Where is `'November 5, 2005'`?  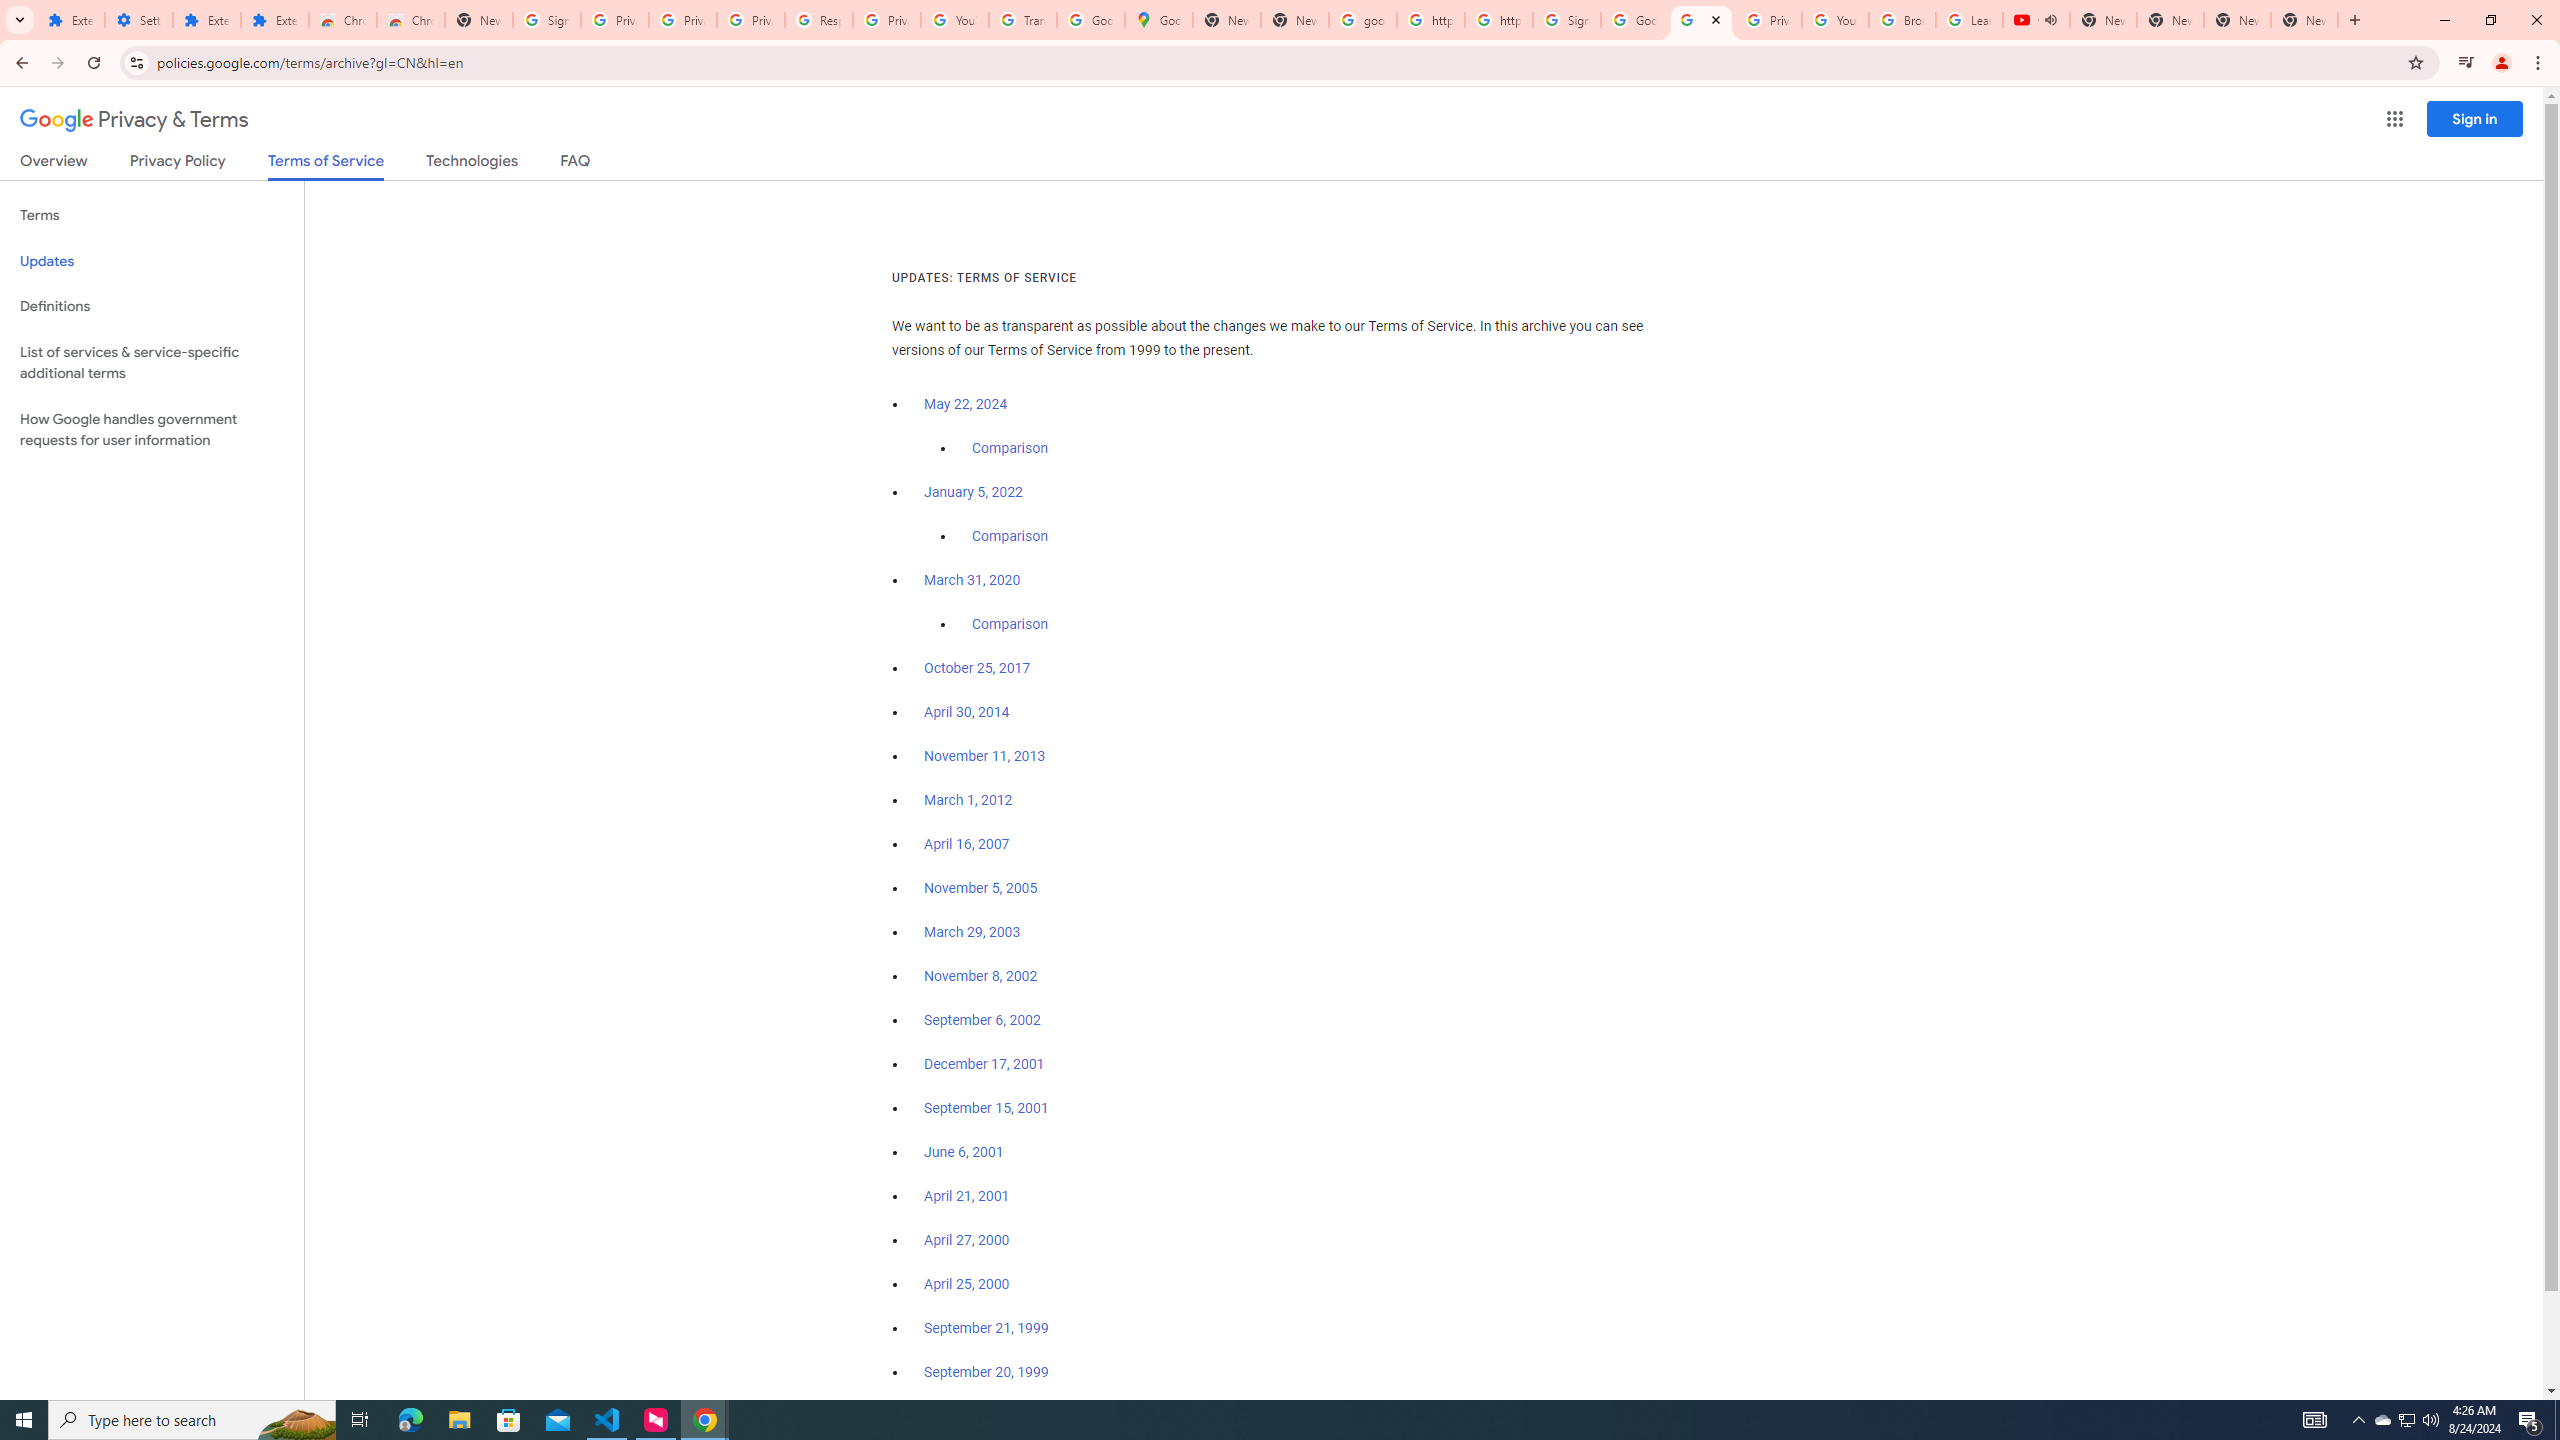
'November 5, 2005' is located at coordinates (979, 888).